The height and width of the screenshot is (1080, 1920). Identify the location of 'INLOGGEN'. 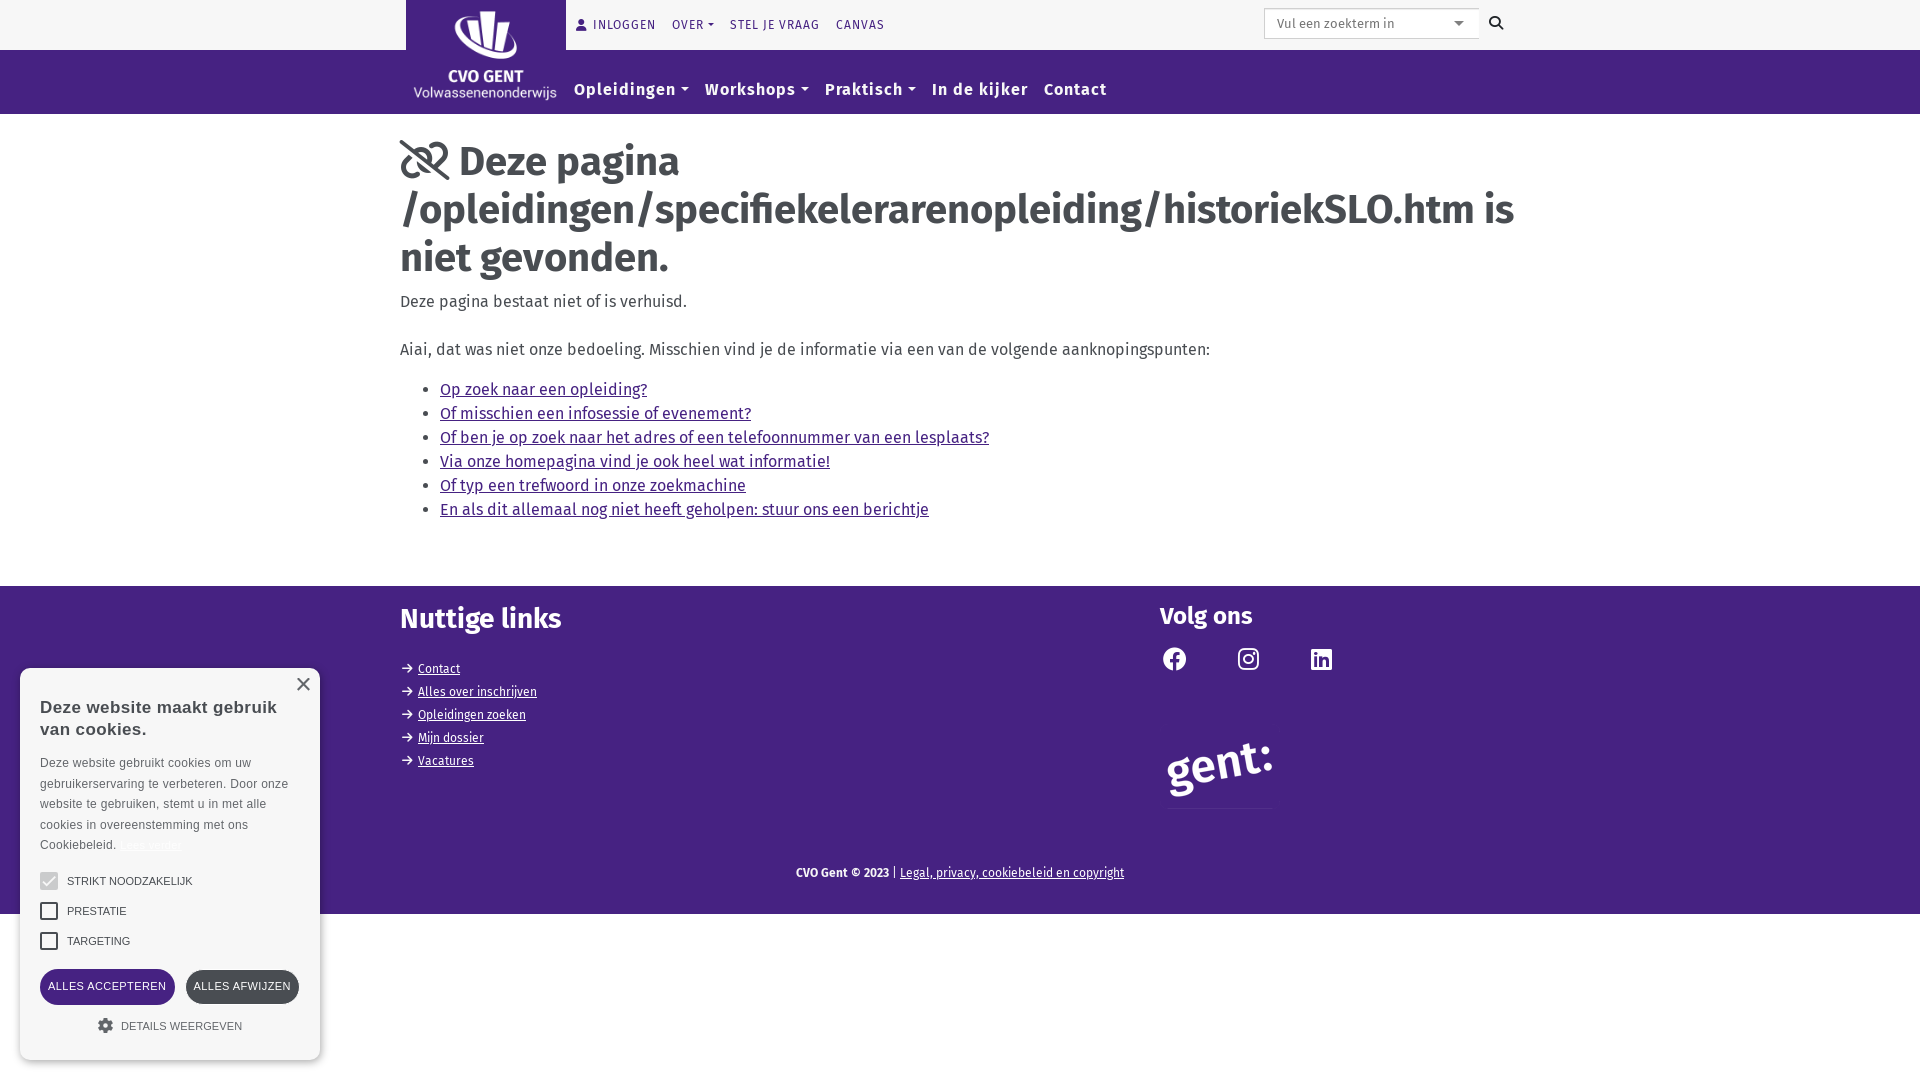
(613, 24).